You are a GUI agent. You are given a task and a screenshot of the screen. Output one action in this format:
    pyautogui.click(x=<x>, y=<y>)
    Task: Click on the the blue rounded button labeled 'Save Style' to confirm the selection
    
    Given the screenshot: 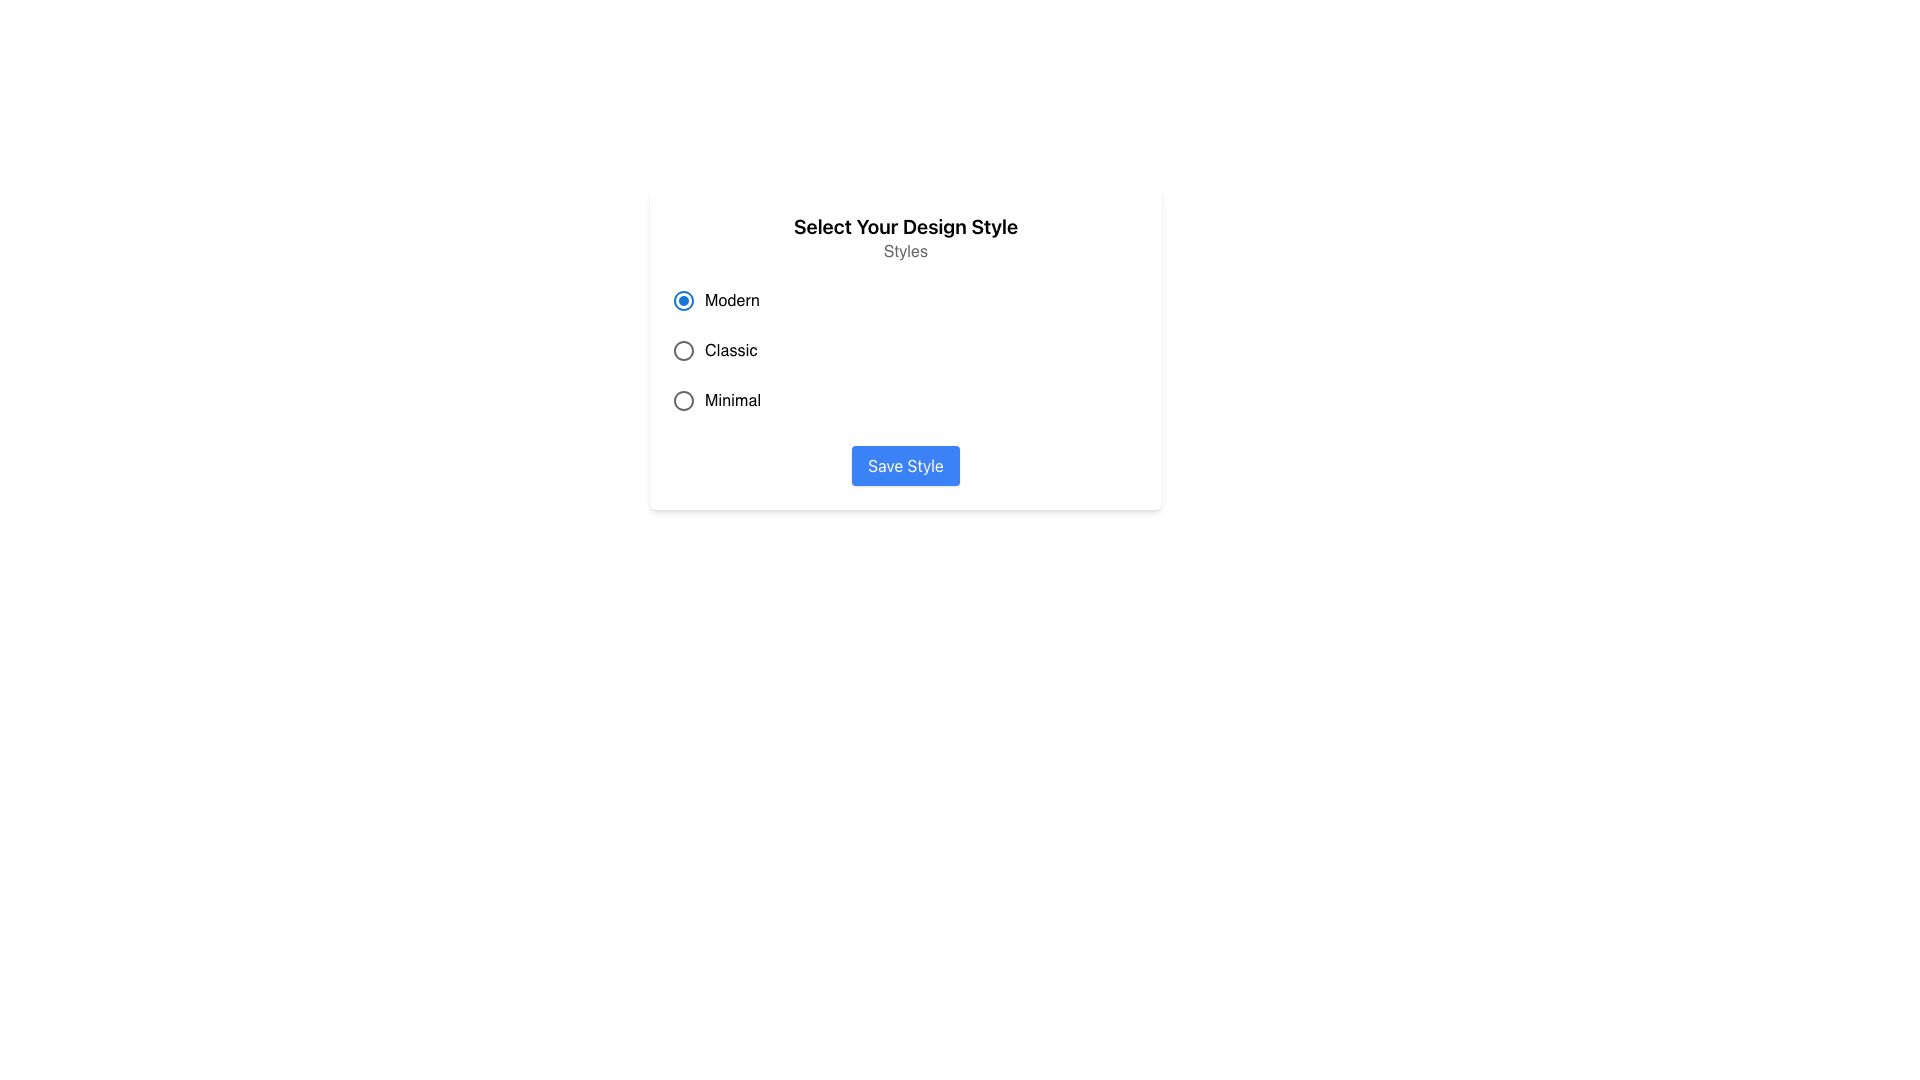 What is the action you would take?
    pyautogui.click(x=905, y=466)
    